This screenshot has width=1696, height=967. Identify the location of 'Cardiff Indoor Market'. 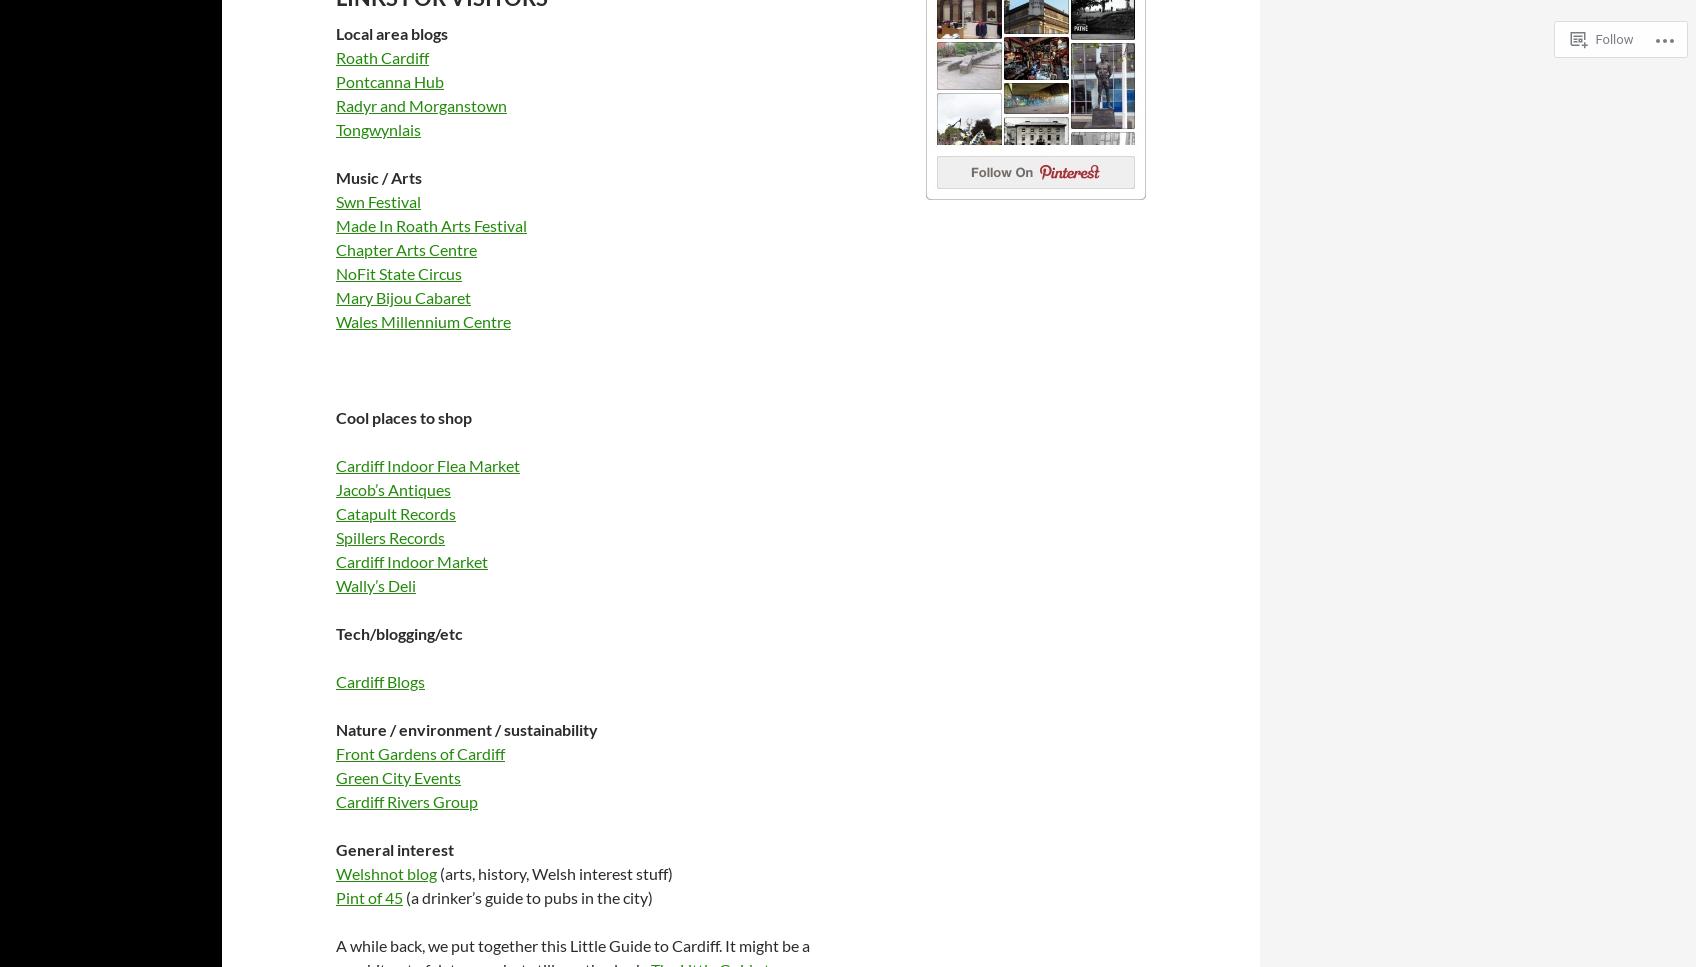
(410, 559).